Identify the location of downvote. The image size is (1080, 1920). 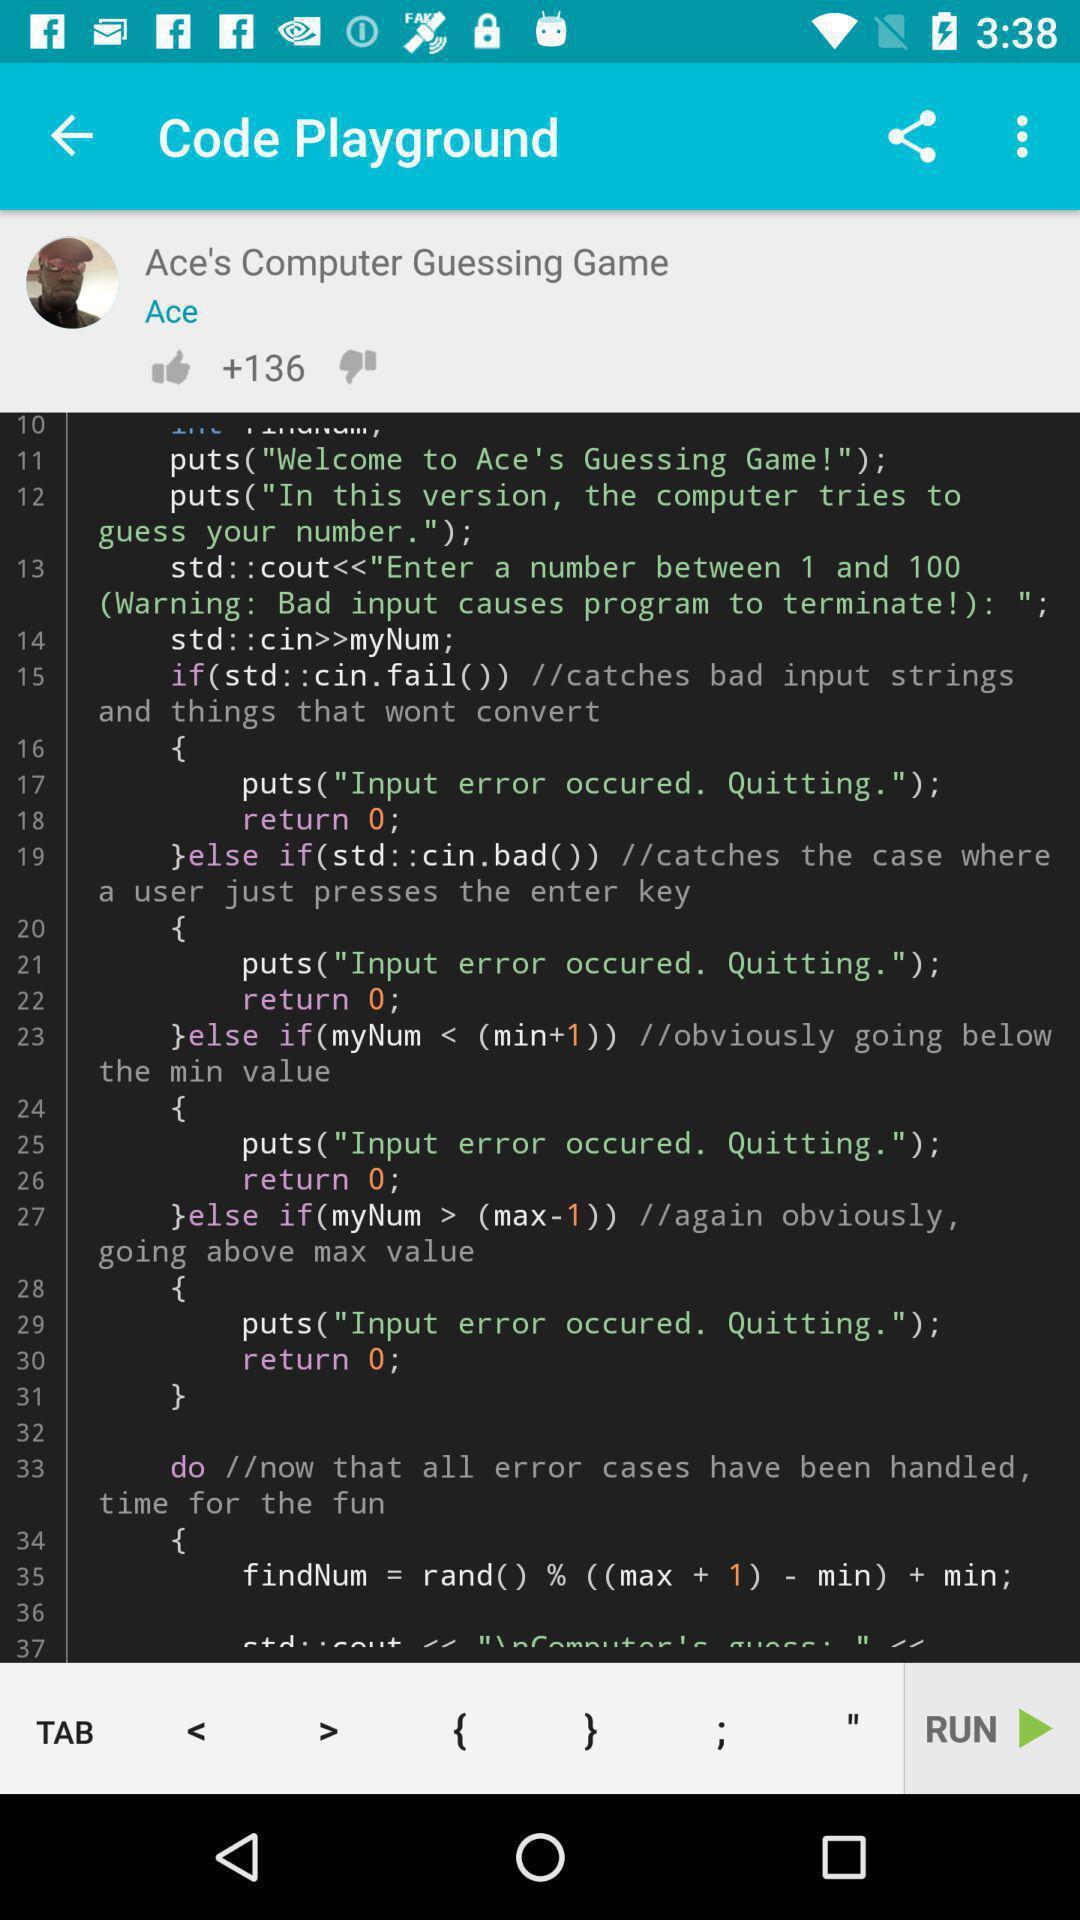
(356, 366).